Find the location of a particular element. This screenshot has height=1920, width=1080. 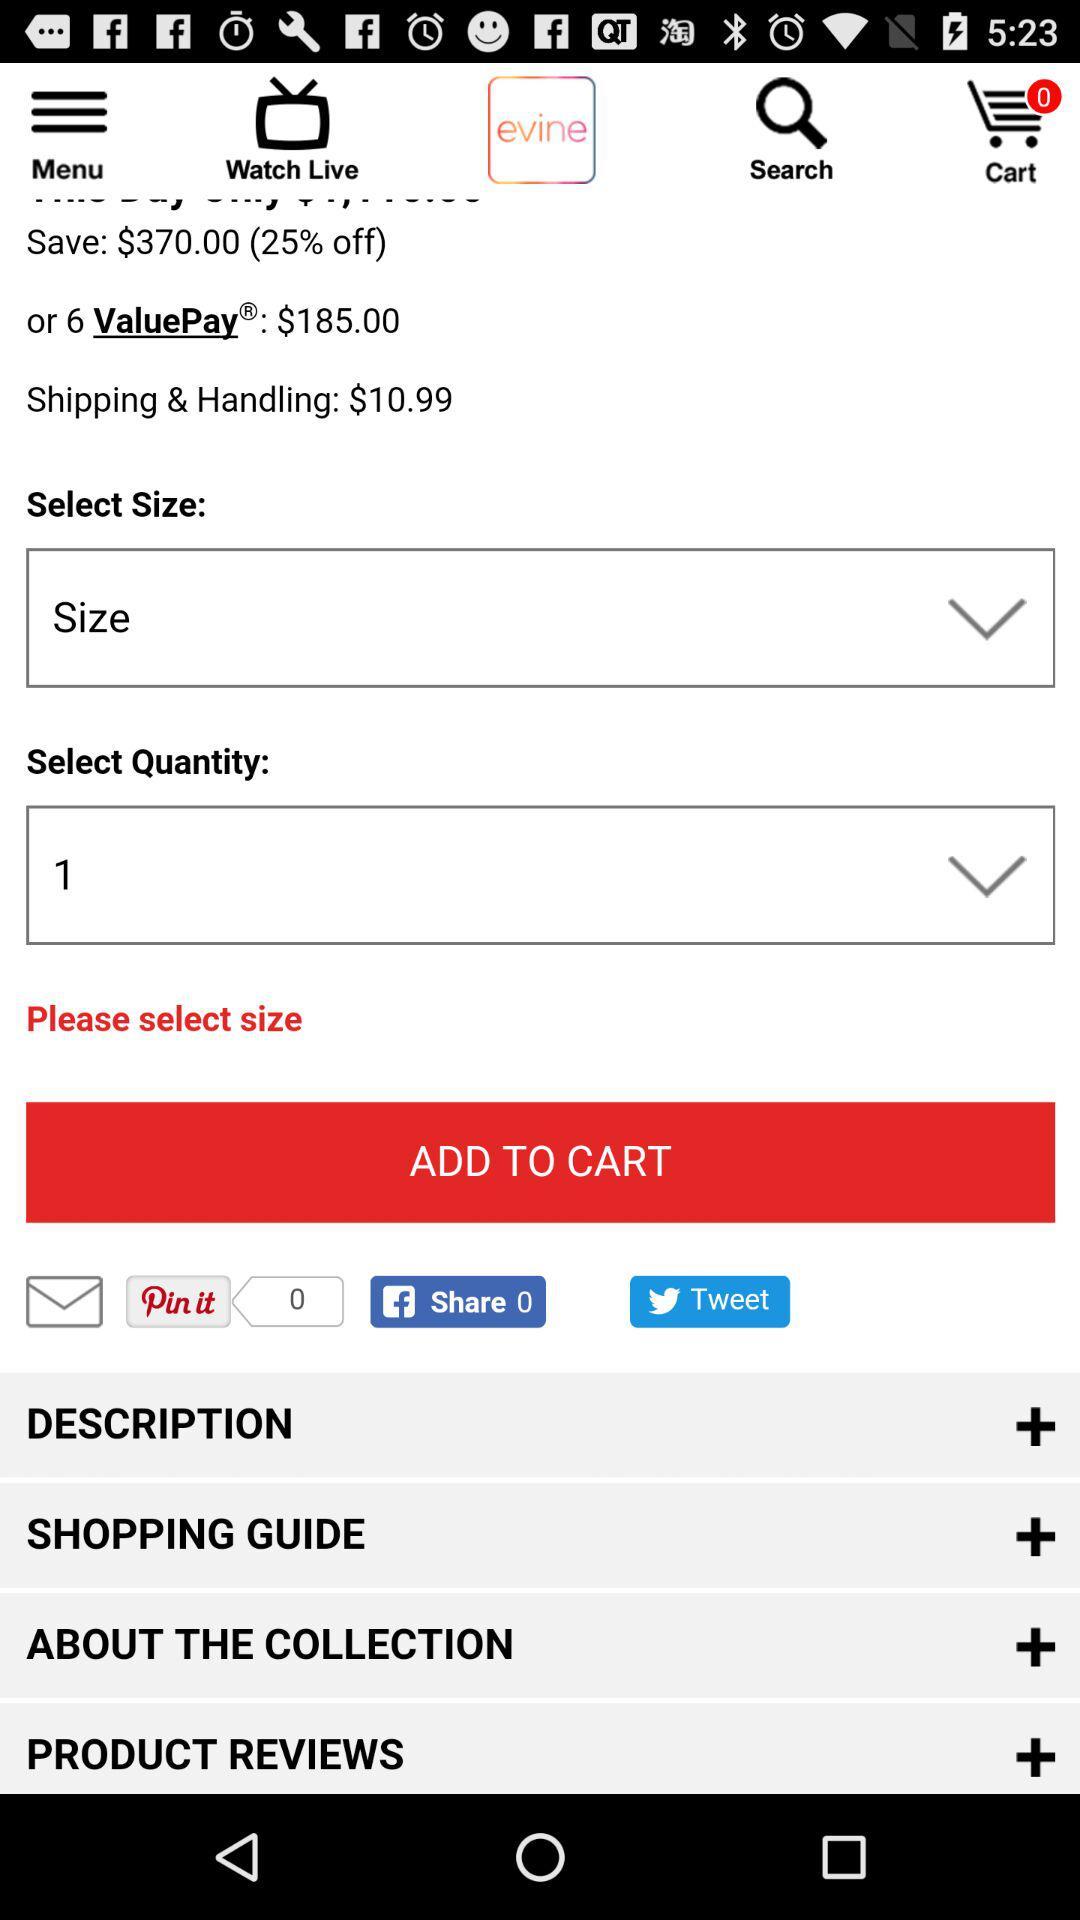

return to evine main page is located at coordinates (541, 130).